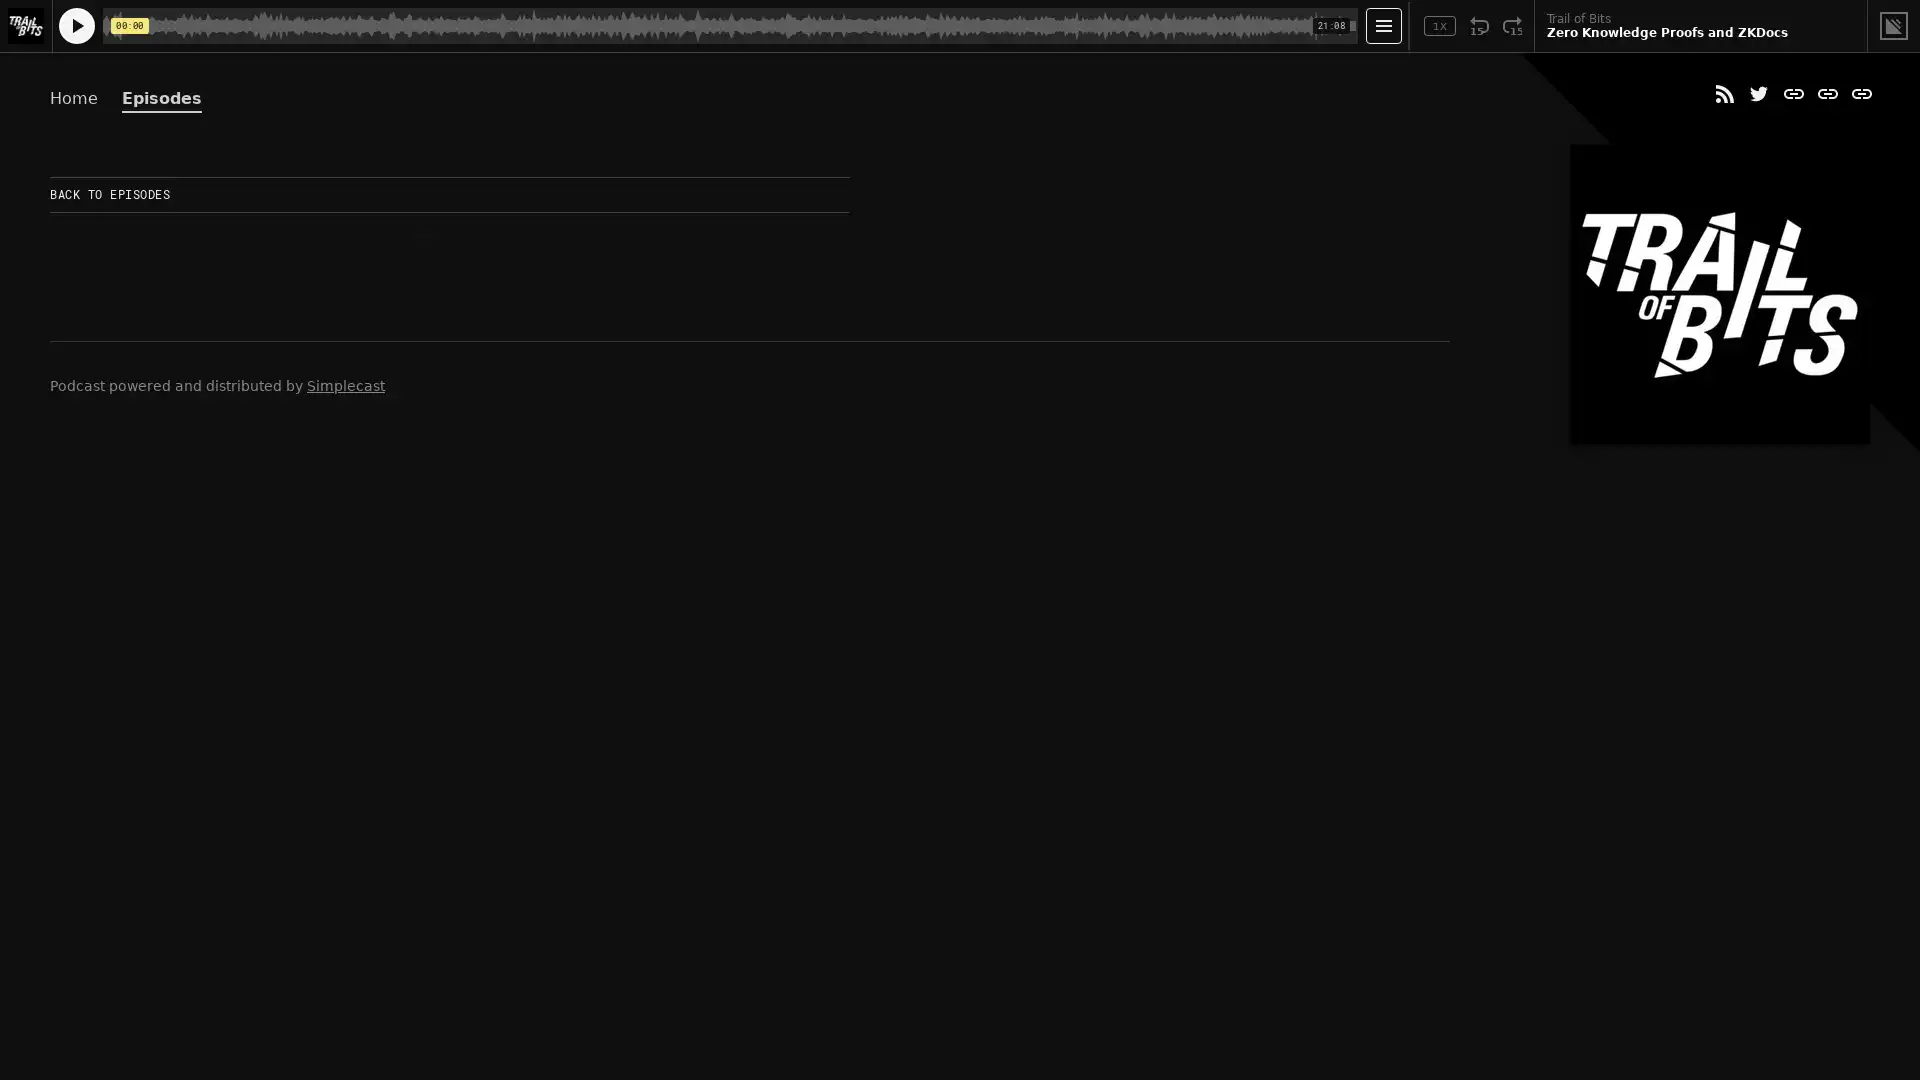  Describe the element at coordinates (1479, 26) in the screenshot. I see `Rewind 15 Seconds` at that location.